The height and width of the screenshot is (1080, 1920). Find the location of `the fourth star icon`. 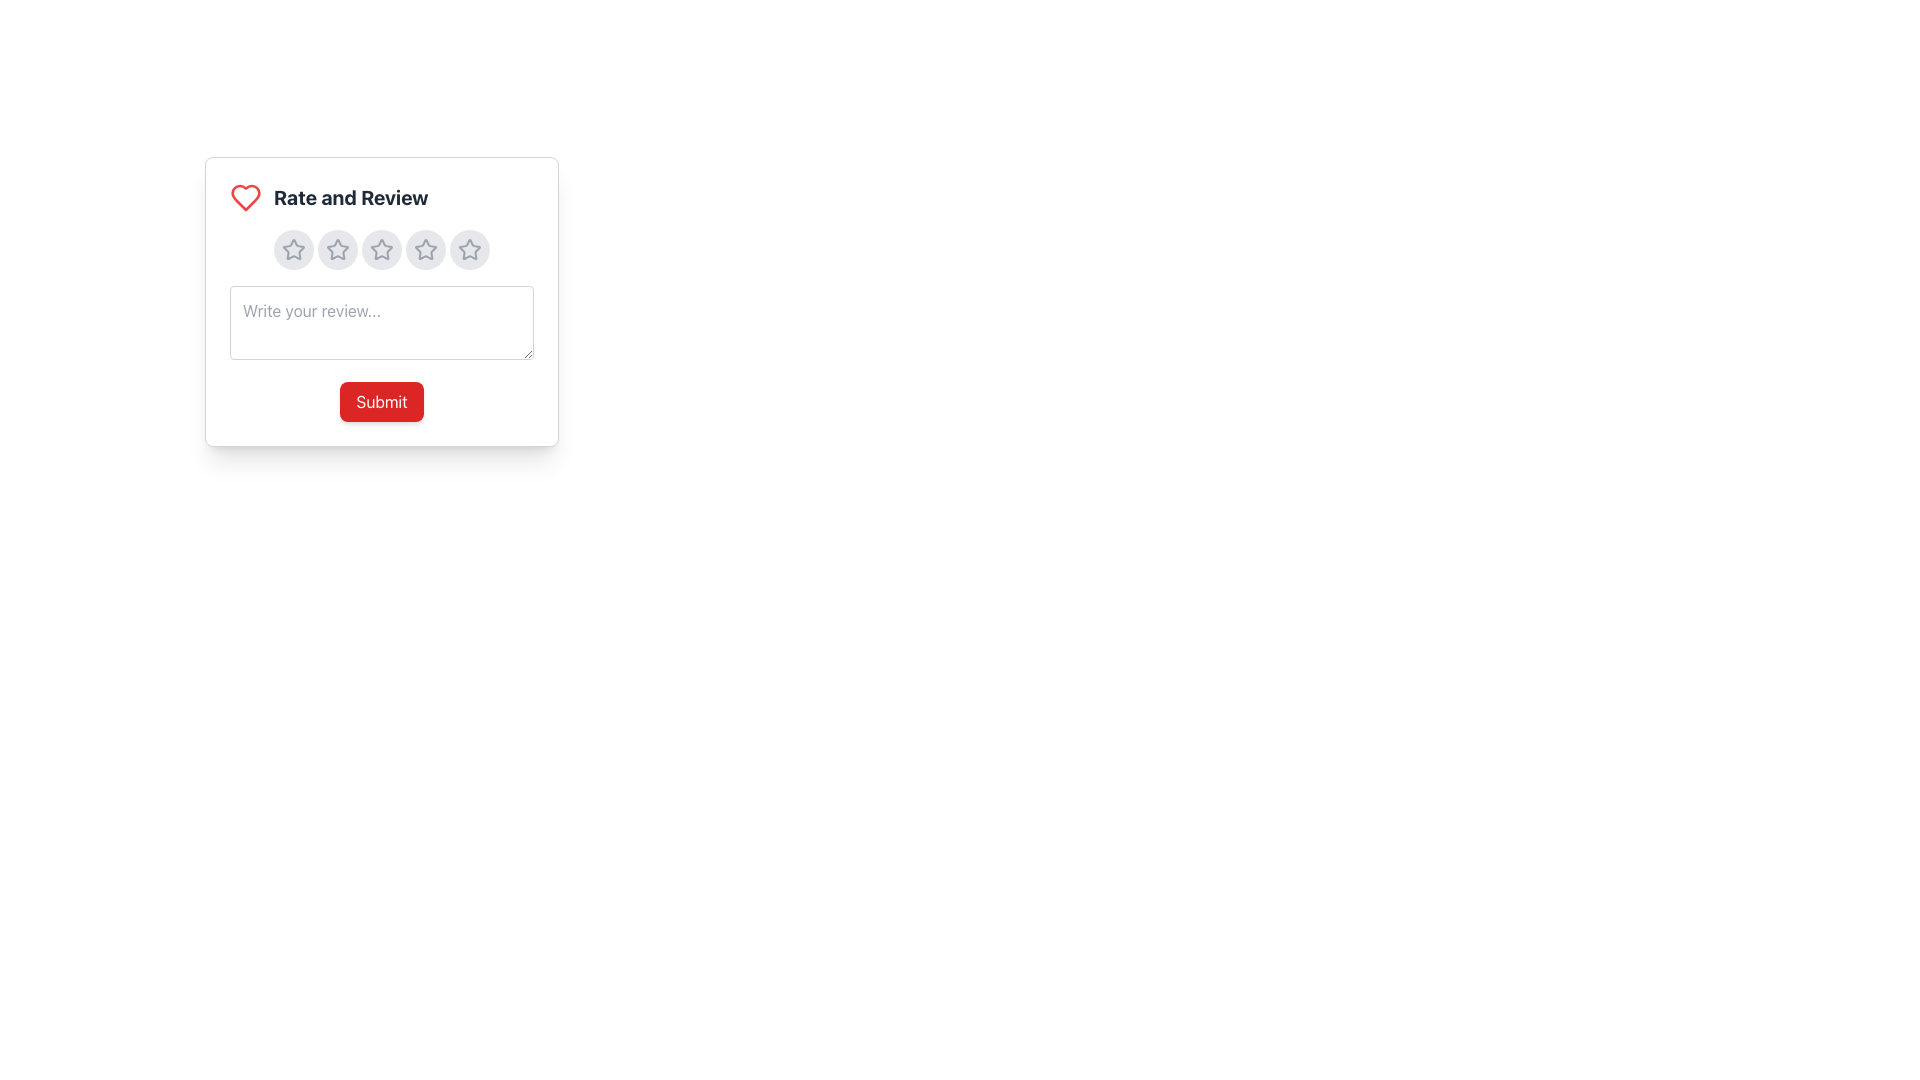

the fourth star icon is located at coordinates (425, 249).